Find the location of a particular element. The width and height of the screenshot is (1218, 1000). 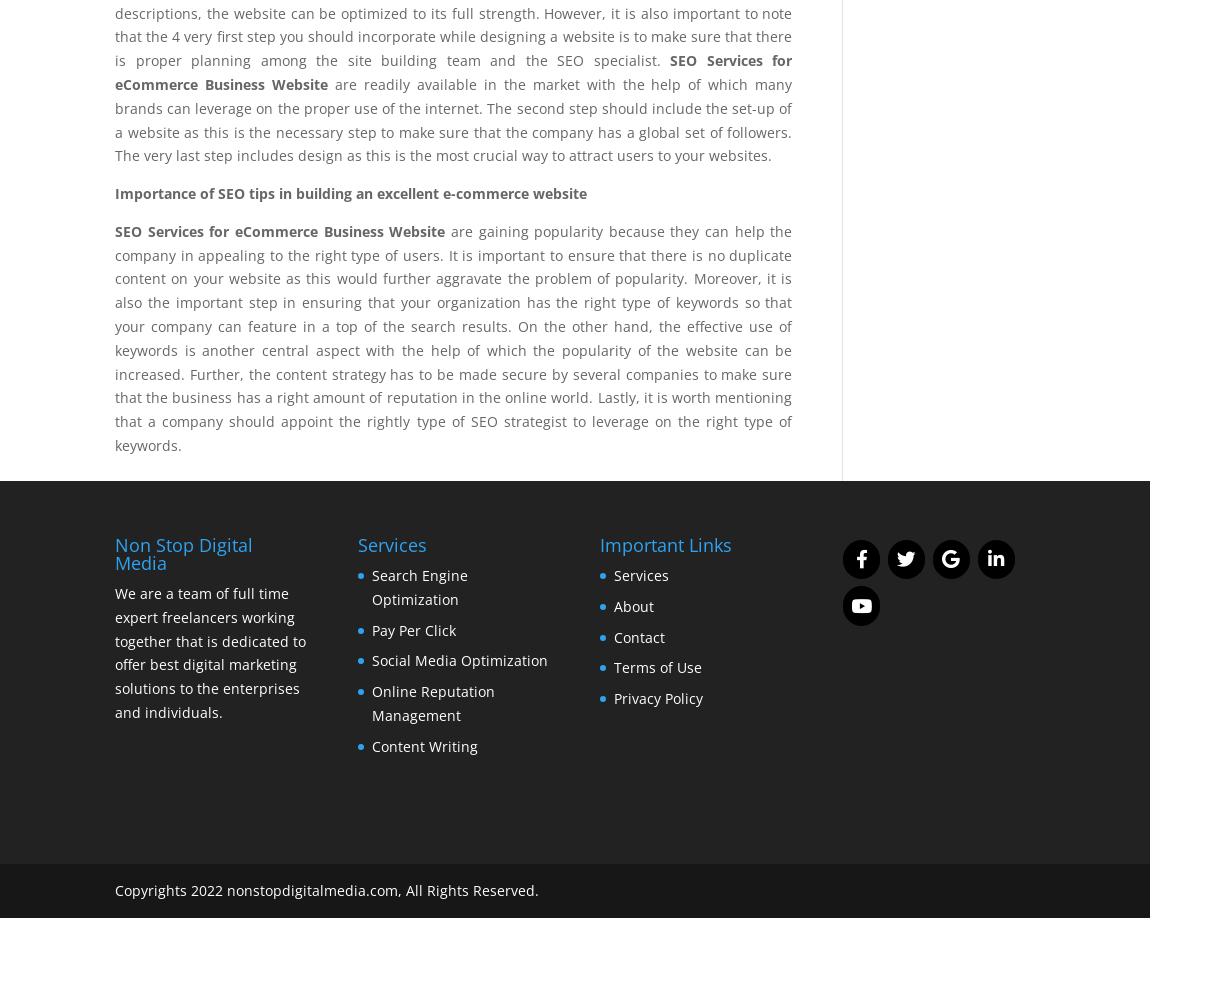

'Content Writing' is located at coordinates (422, 744).